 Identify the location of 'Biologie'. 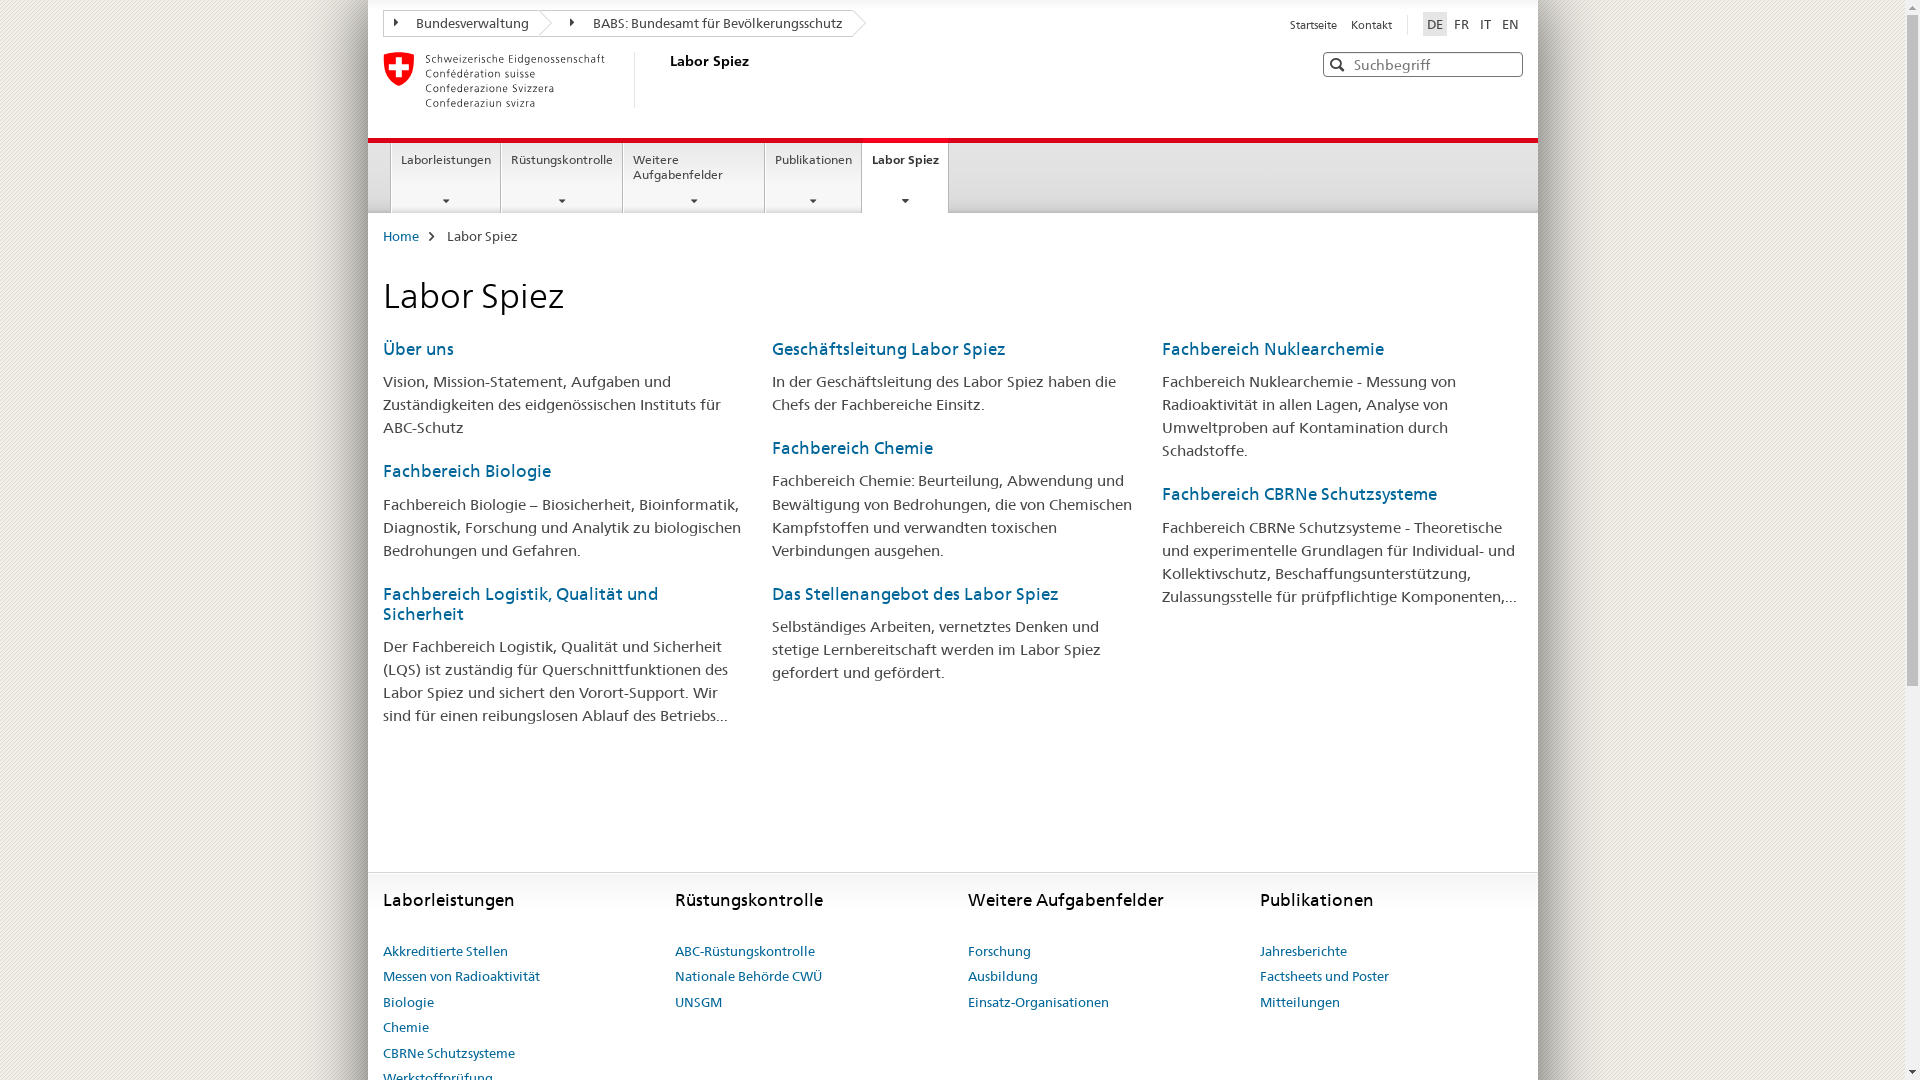
(406, 1002).